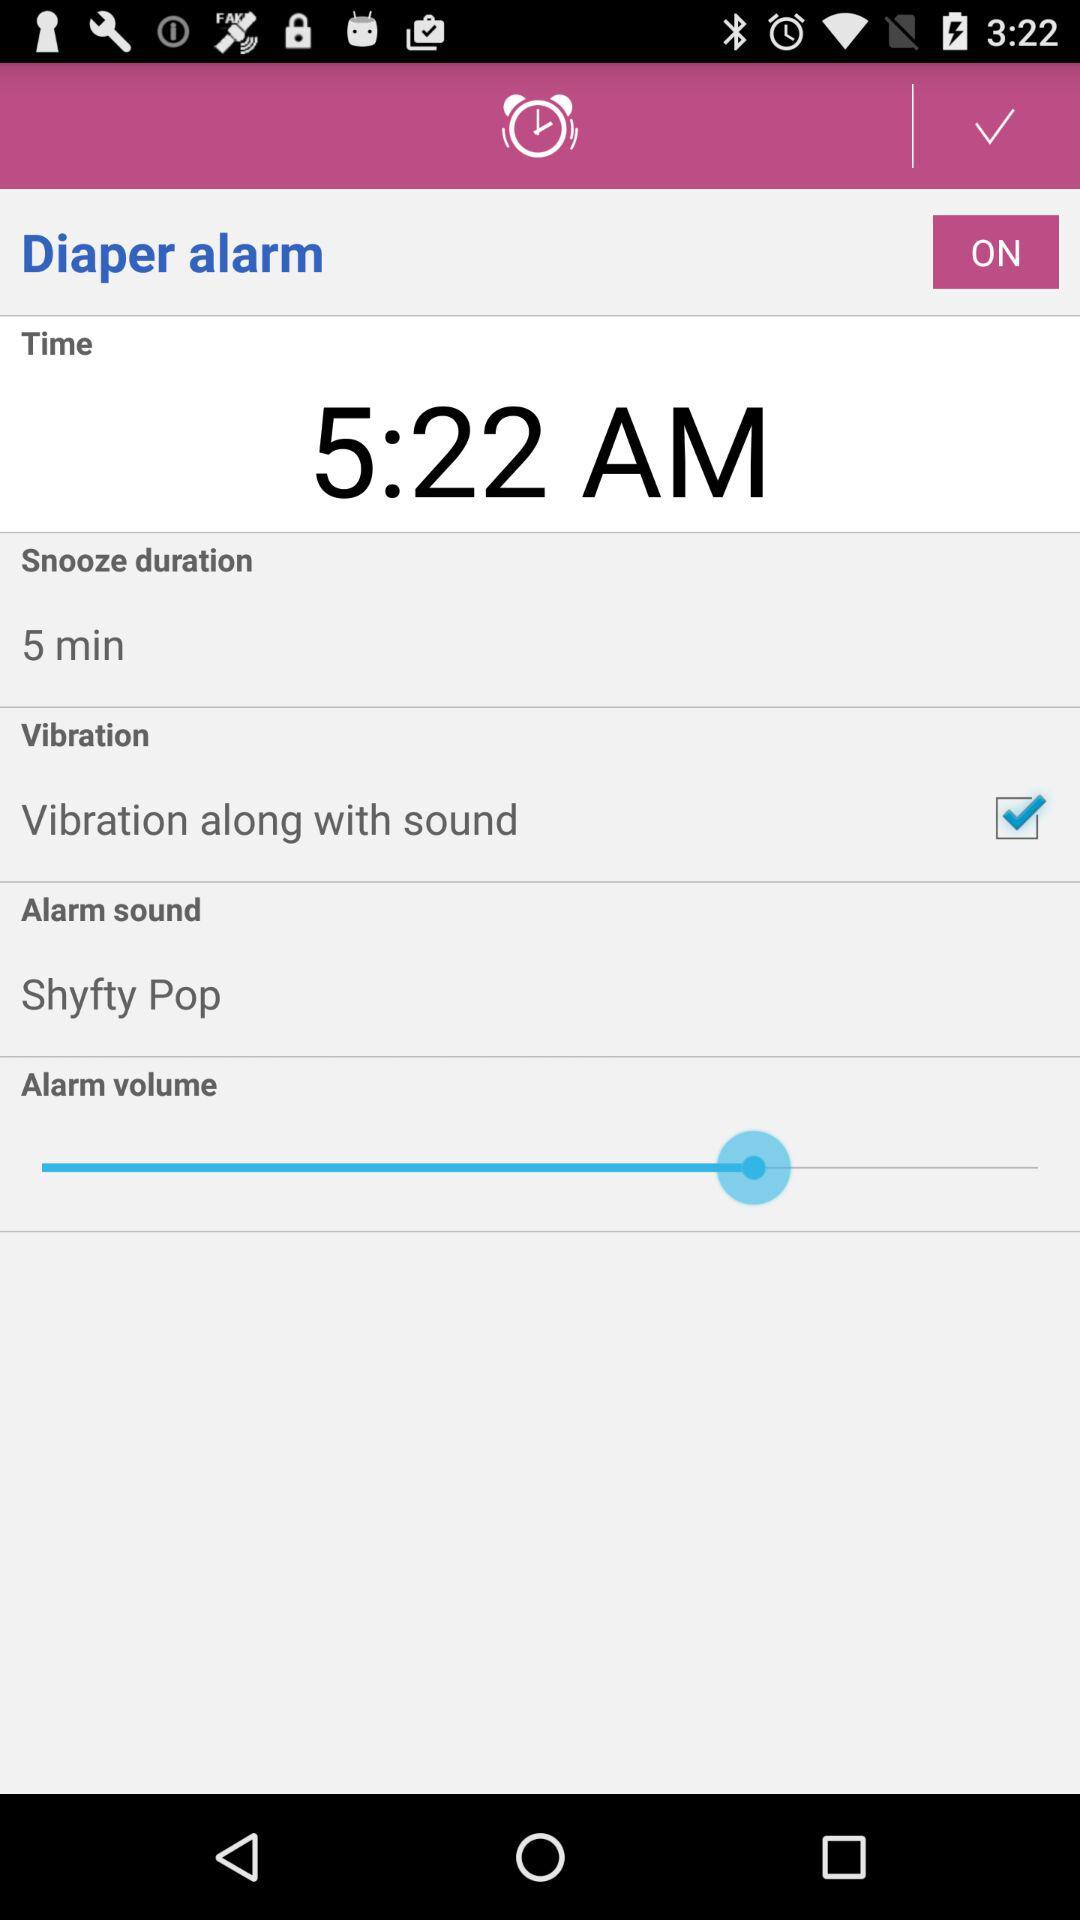 The image size is (1080, 1920). I want to click on confirm alarm, so click(995, 124).